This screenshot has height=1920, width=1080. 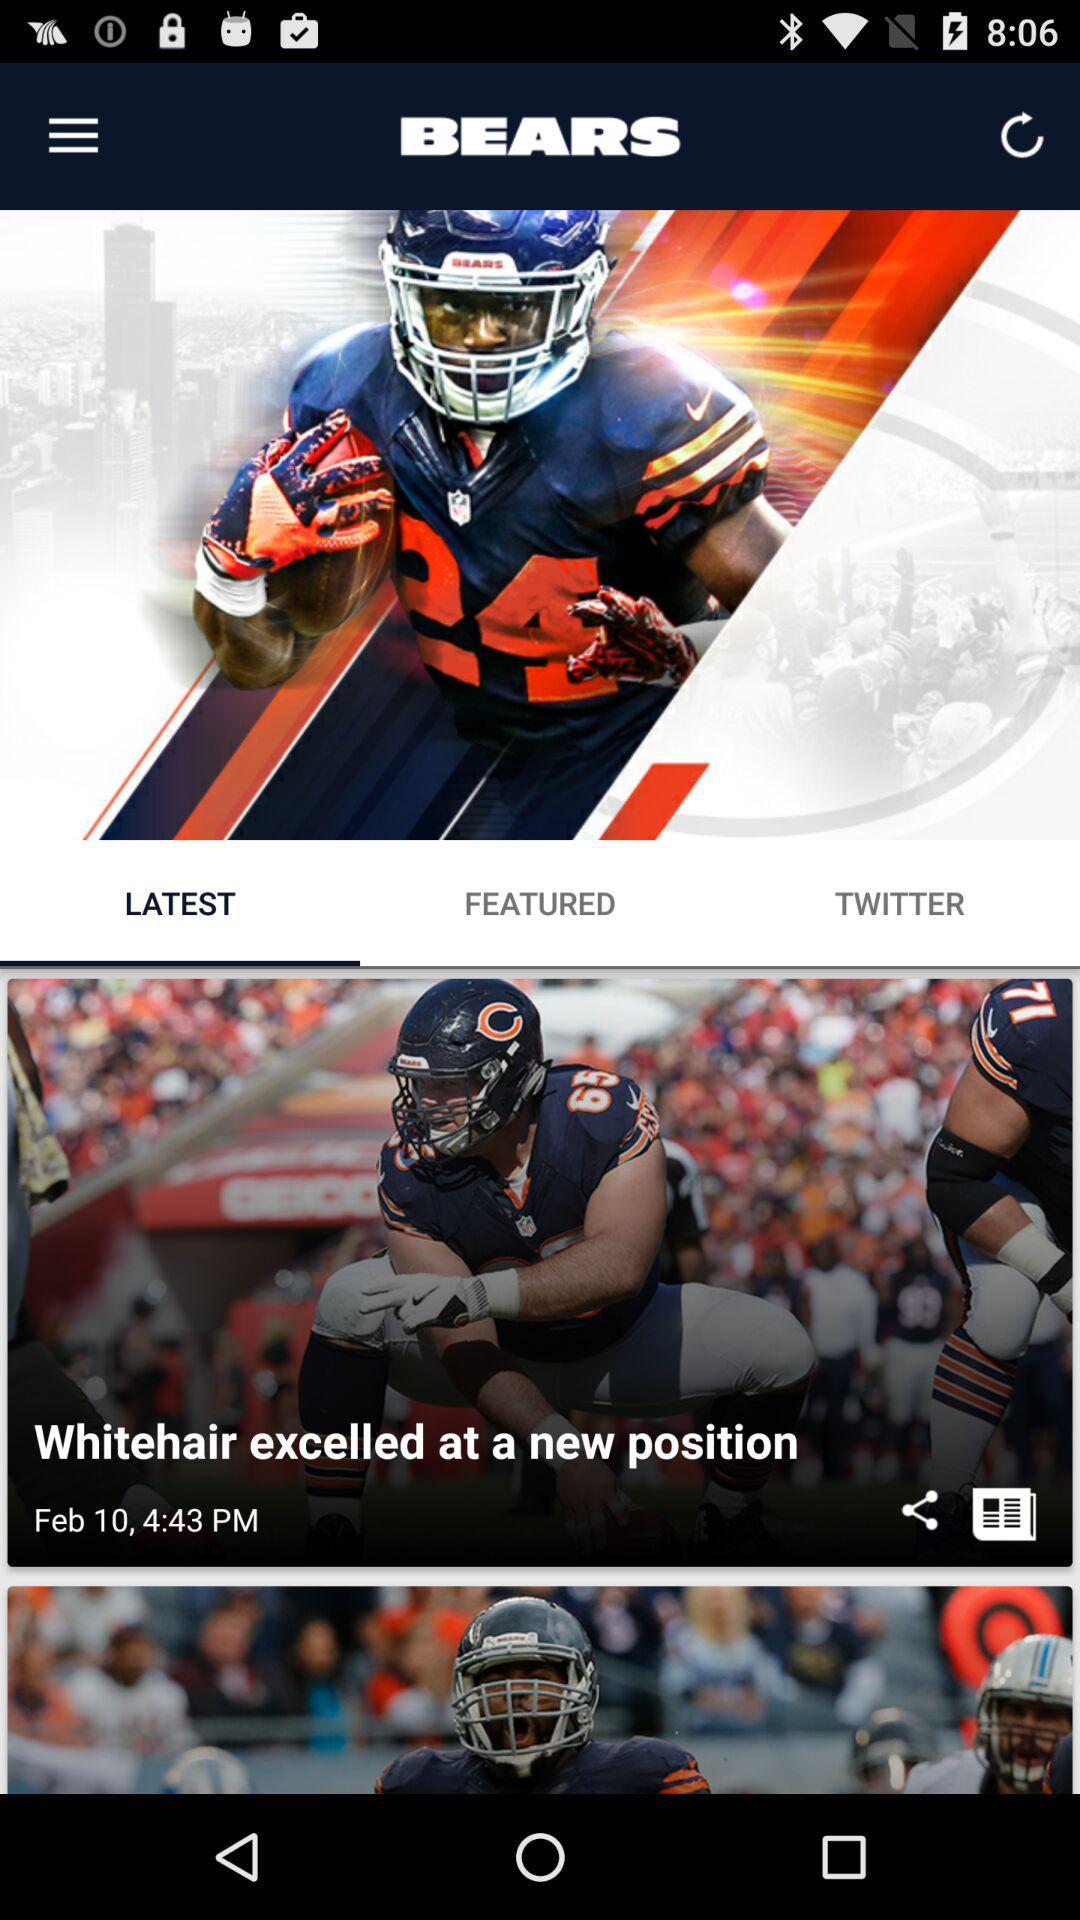 What do you see at coordinates (919, 1519) in the screenshot?
I see `item to the right of feb 10 4` at bounding box center [919, 1519].